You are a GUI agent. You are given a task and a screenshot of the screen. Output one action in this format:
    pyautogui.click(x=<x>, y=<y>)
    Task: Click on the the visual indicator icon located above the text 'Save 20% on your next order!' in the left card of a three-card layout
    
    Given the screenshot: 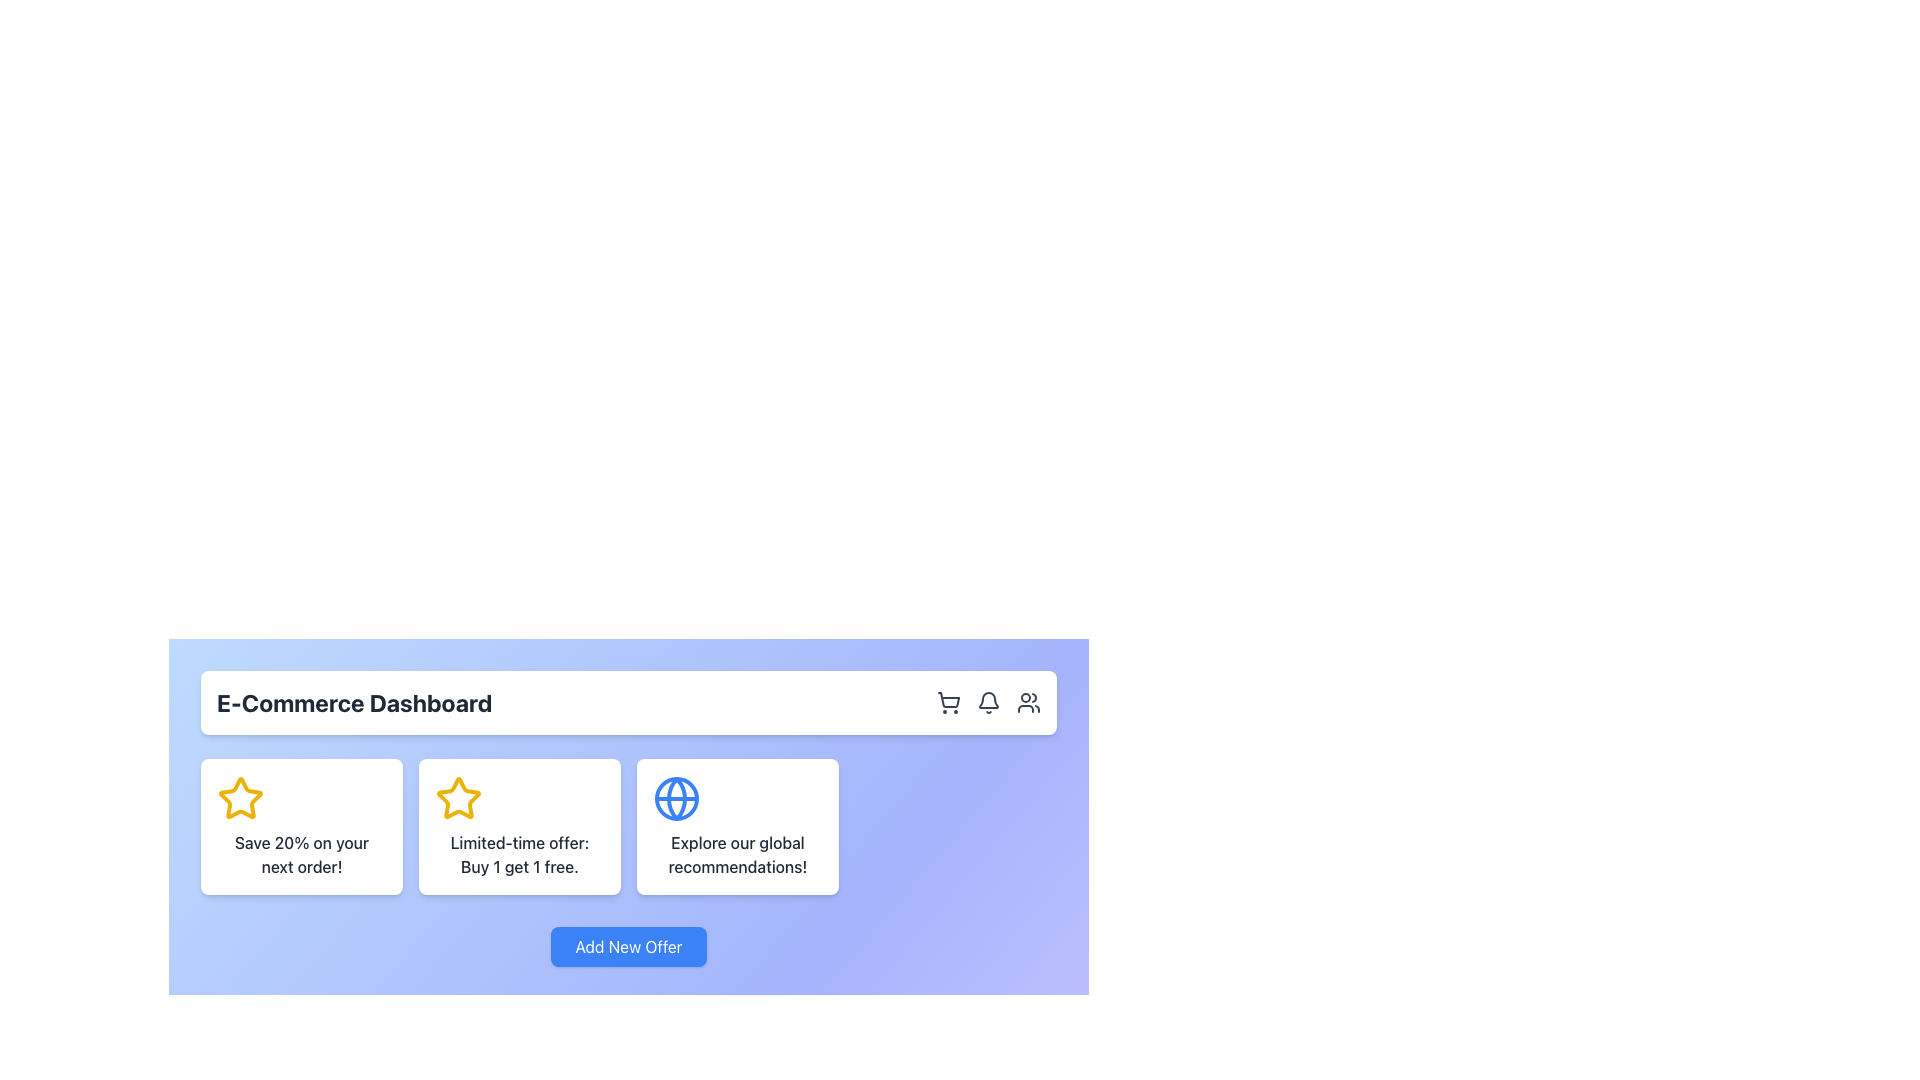 What is the action you would take?
    pyautogui.click(x=240, y=797)
    